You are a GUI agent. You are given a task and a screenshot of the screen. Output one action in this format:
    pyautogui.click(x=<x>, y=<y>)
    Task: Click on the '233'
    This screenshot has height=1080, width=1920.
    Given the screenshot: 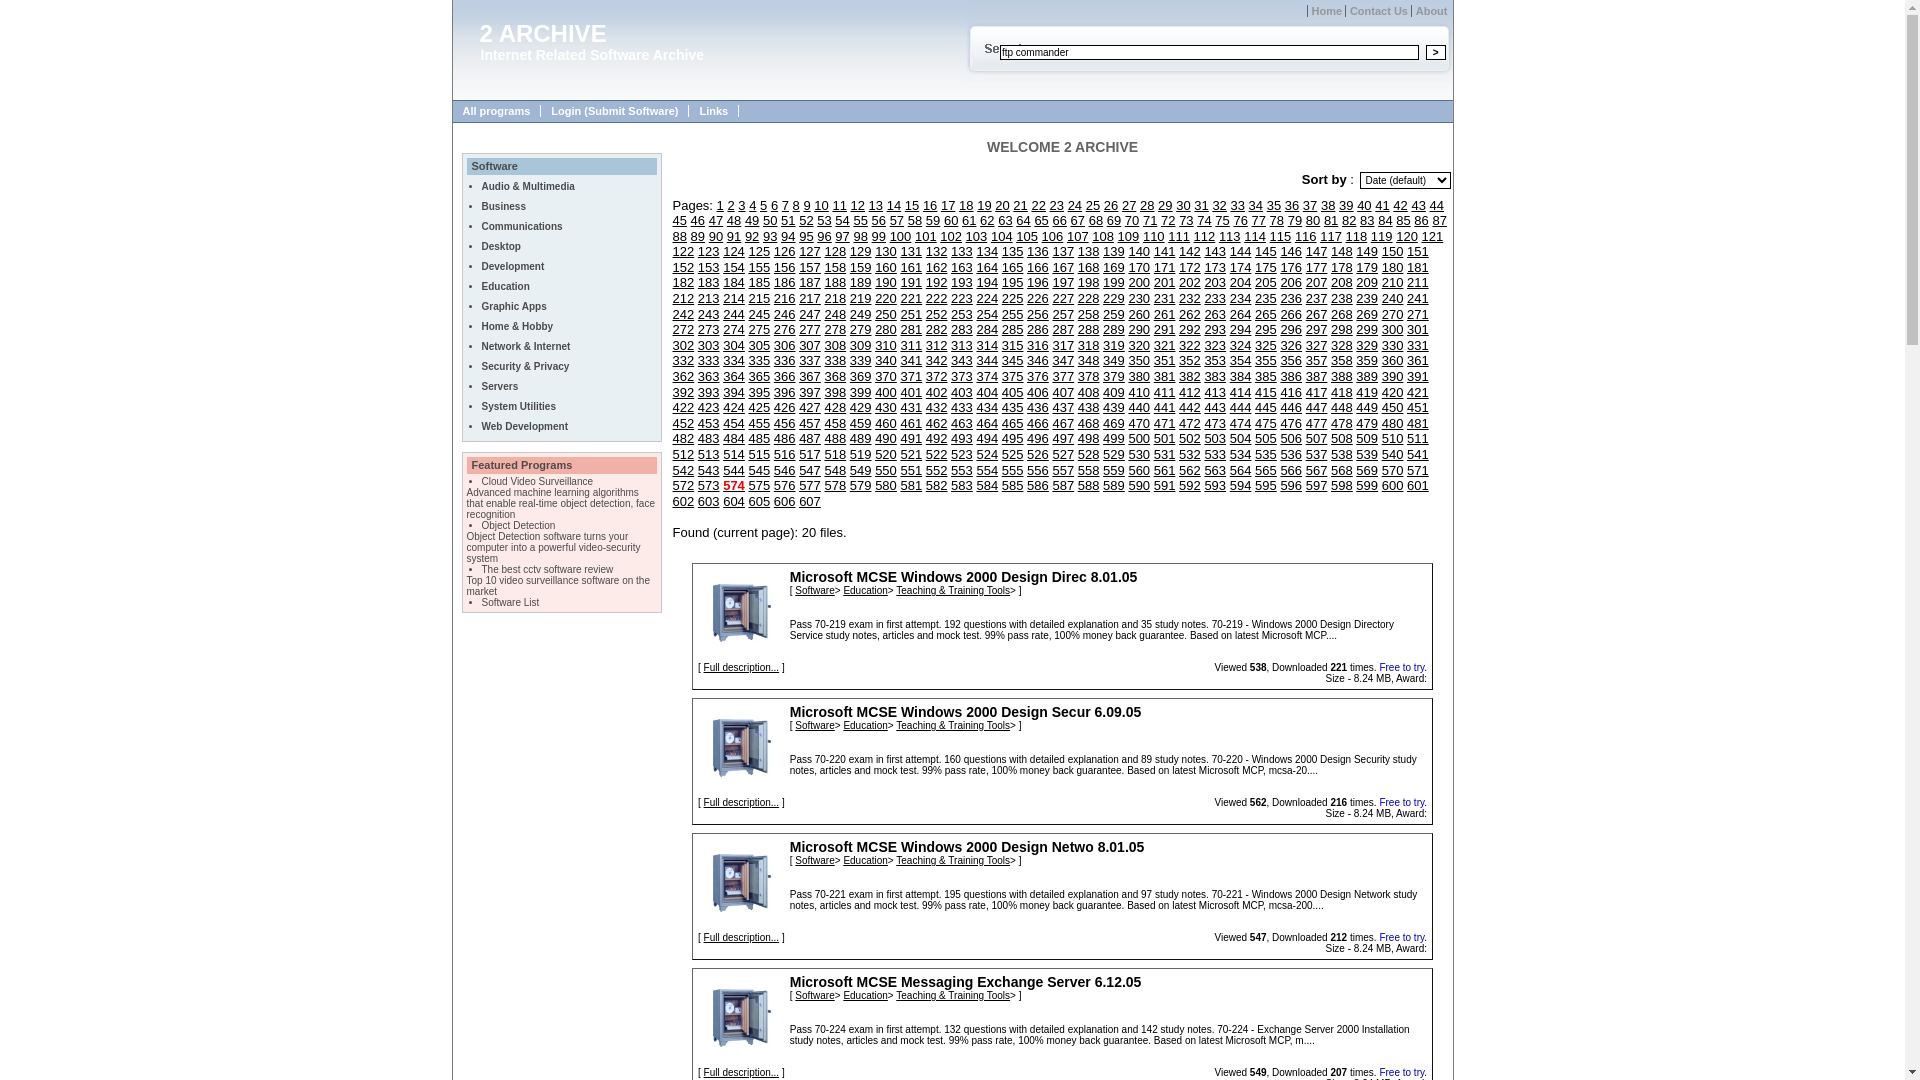 What is the action you would take?
    pyautogui.click(x=1213, y=298)
    